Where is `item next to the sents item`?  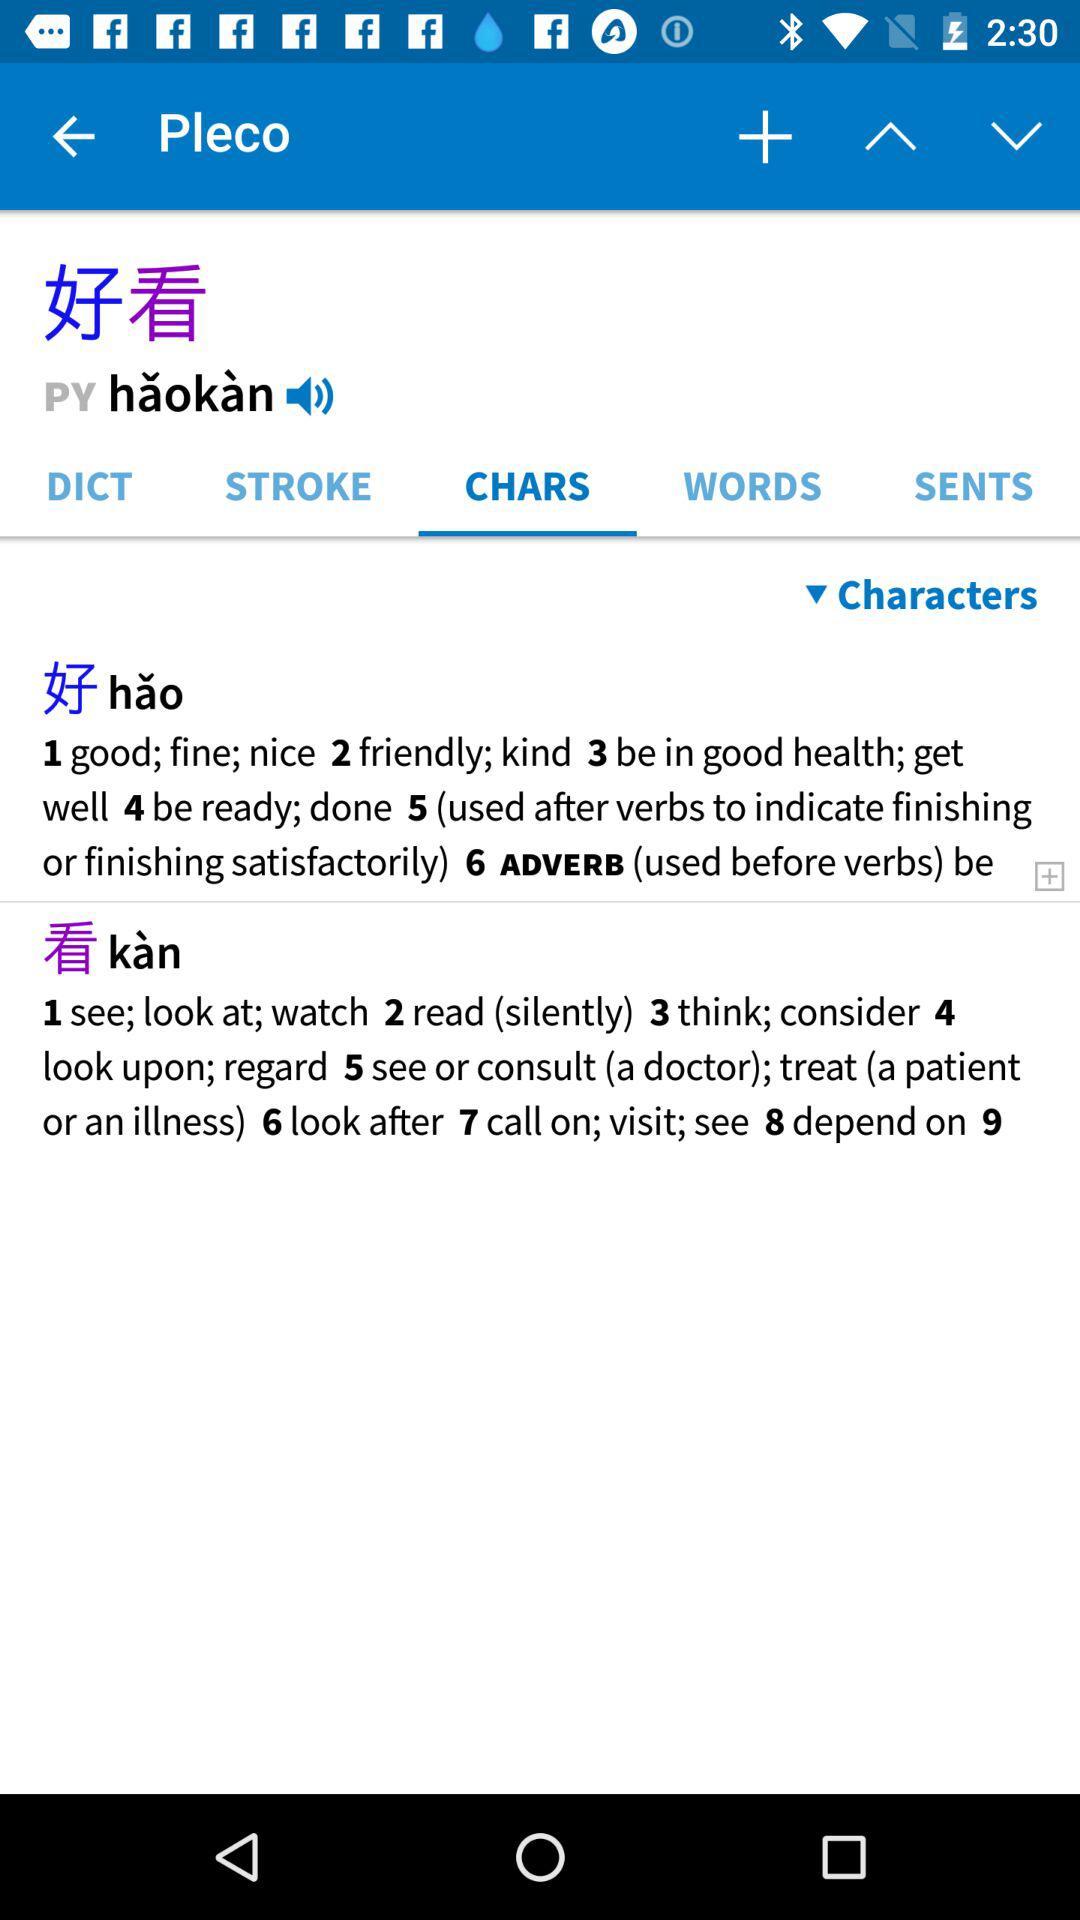 item next to the sents item is located at coordinates (752, 483).